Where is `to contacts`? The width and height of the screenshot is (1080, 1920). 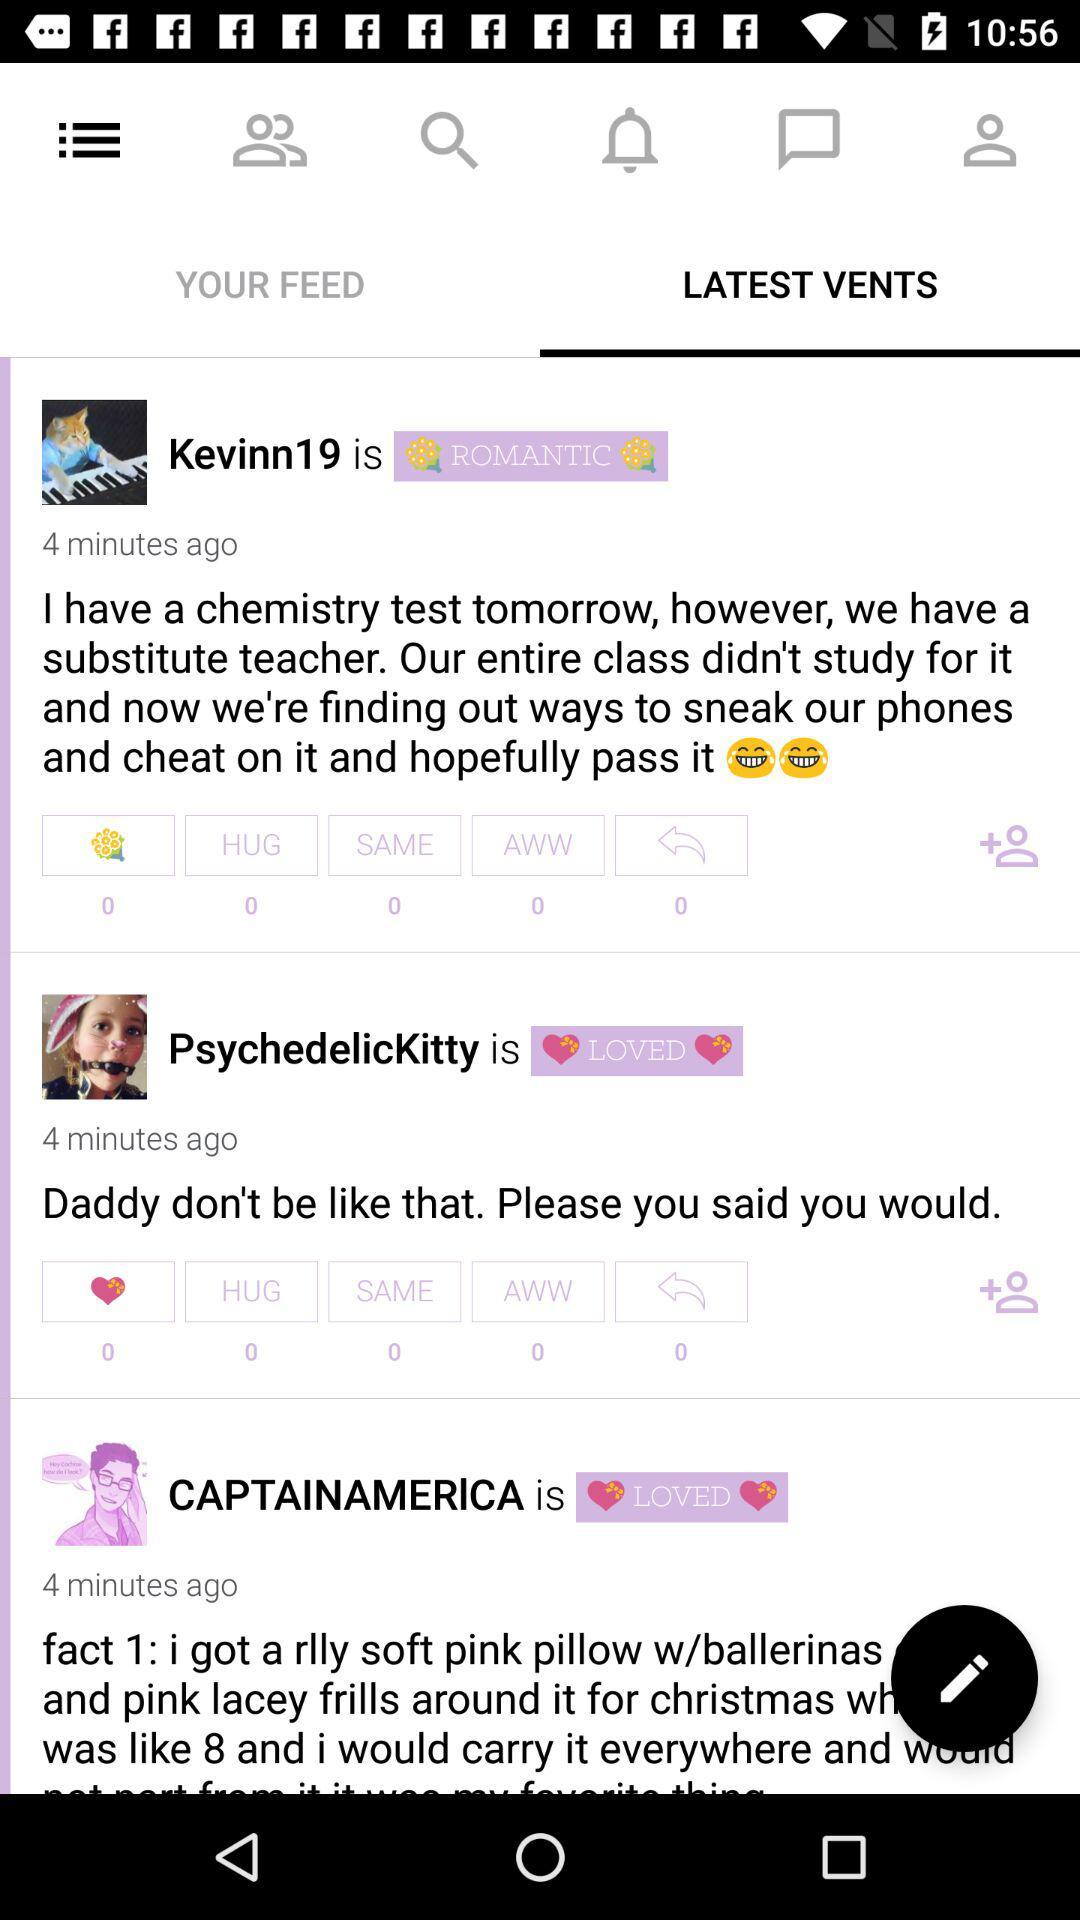 to contacts is located at coordinates (1009, 1291).